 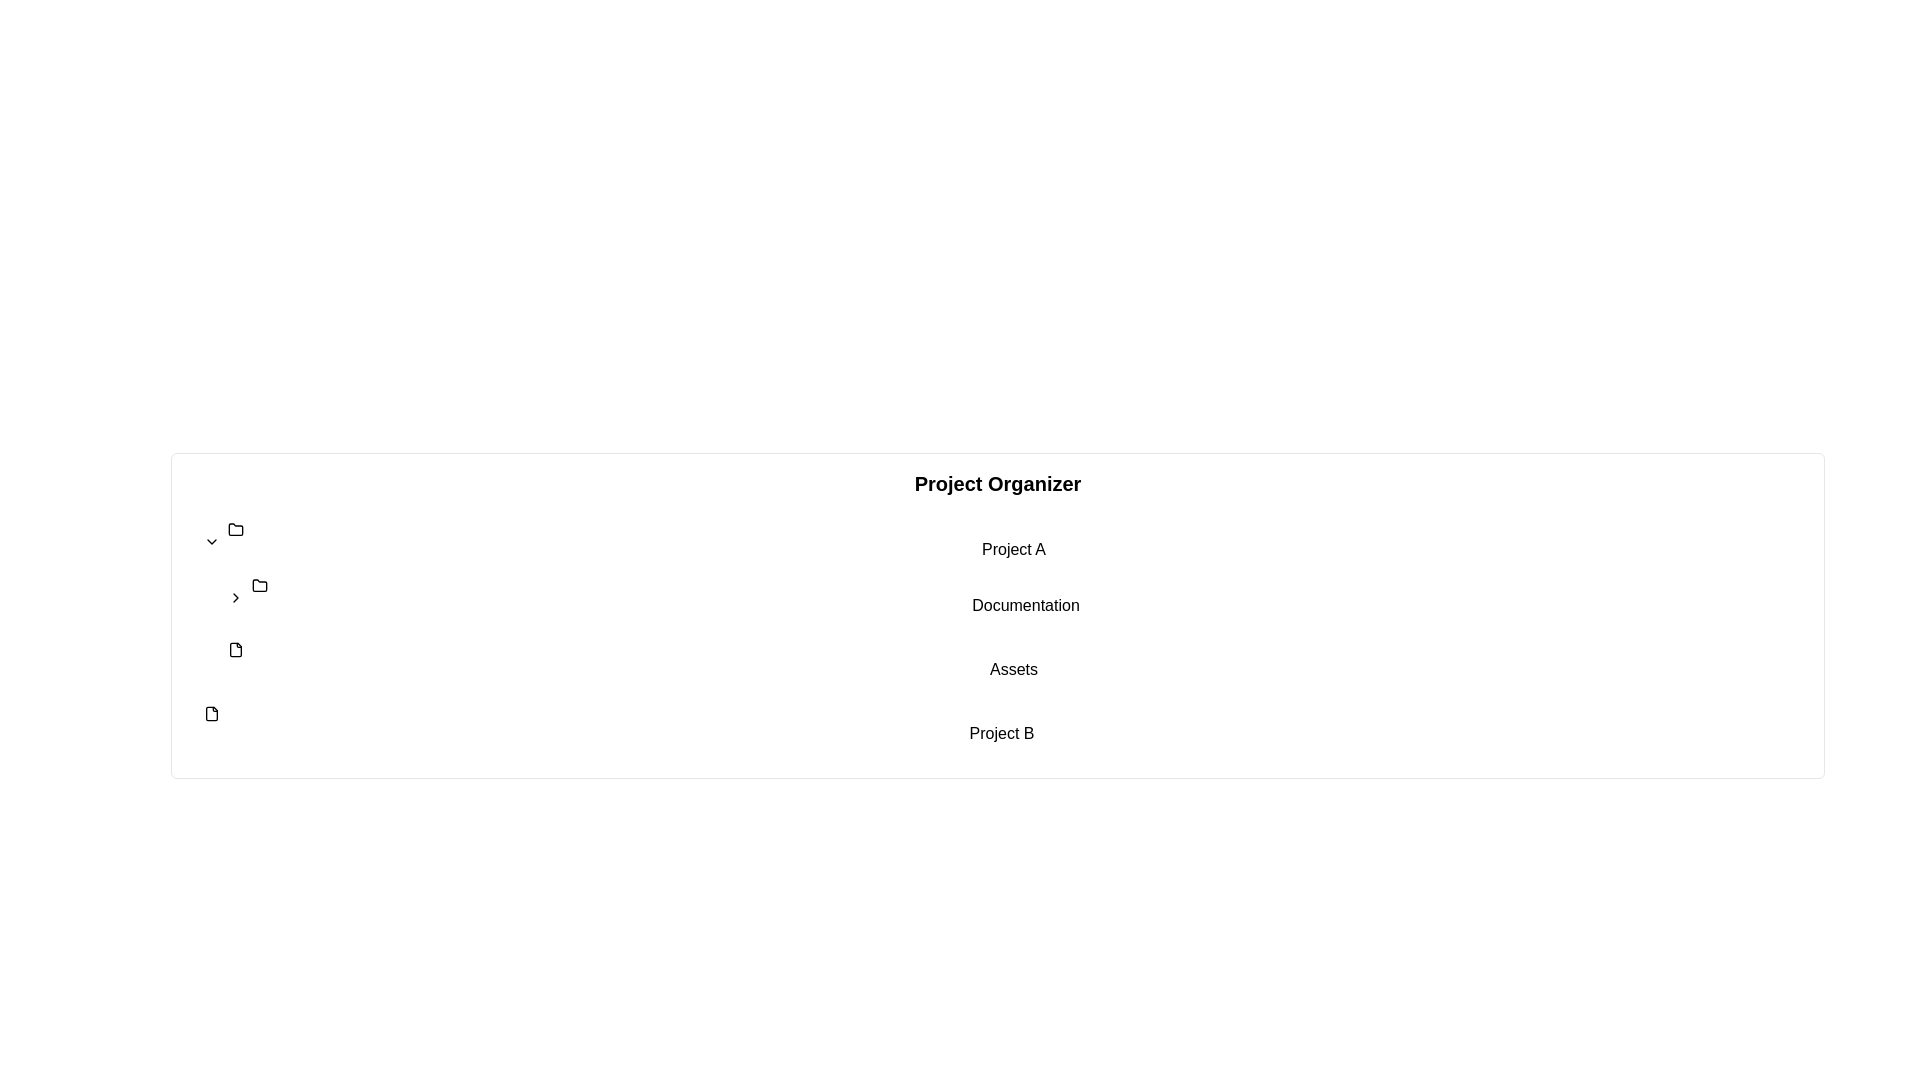 What do you see at coordinates (258, 585) in the screenshot?
I see `the folder icon styled with a flat 2D line design` at bounding box center [258, 585].